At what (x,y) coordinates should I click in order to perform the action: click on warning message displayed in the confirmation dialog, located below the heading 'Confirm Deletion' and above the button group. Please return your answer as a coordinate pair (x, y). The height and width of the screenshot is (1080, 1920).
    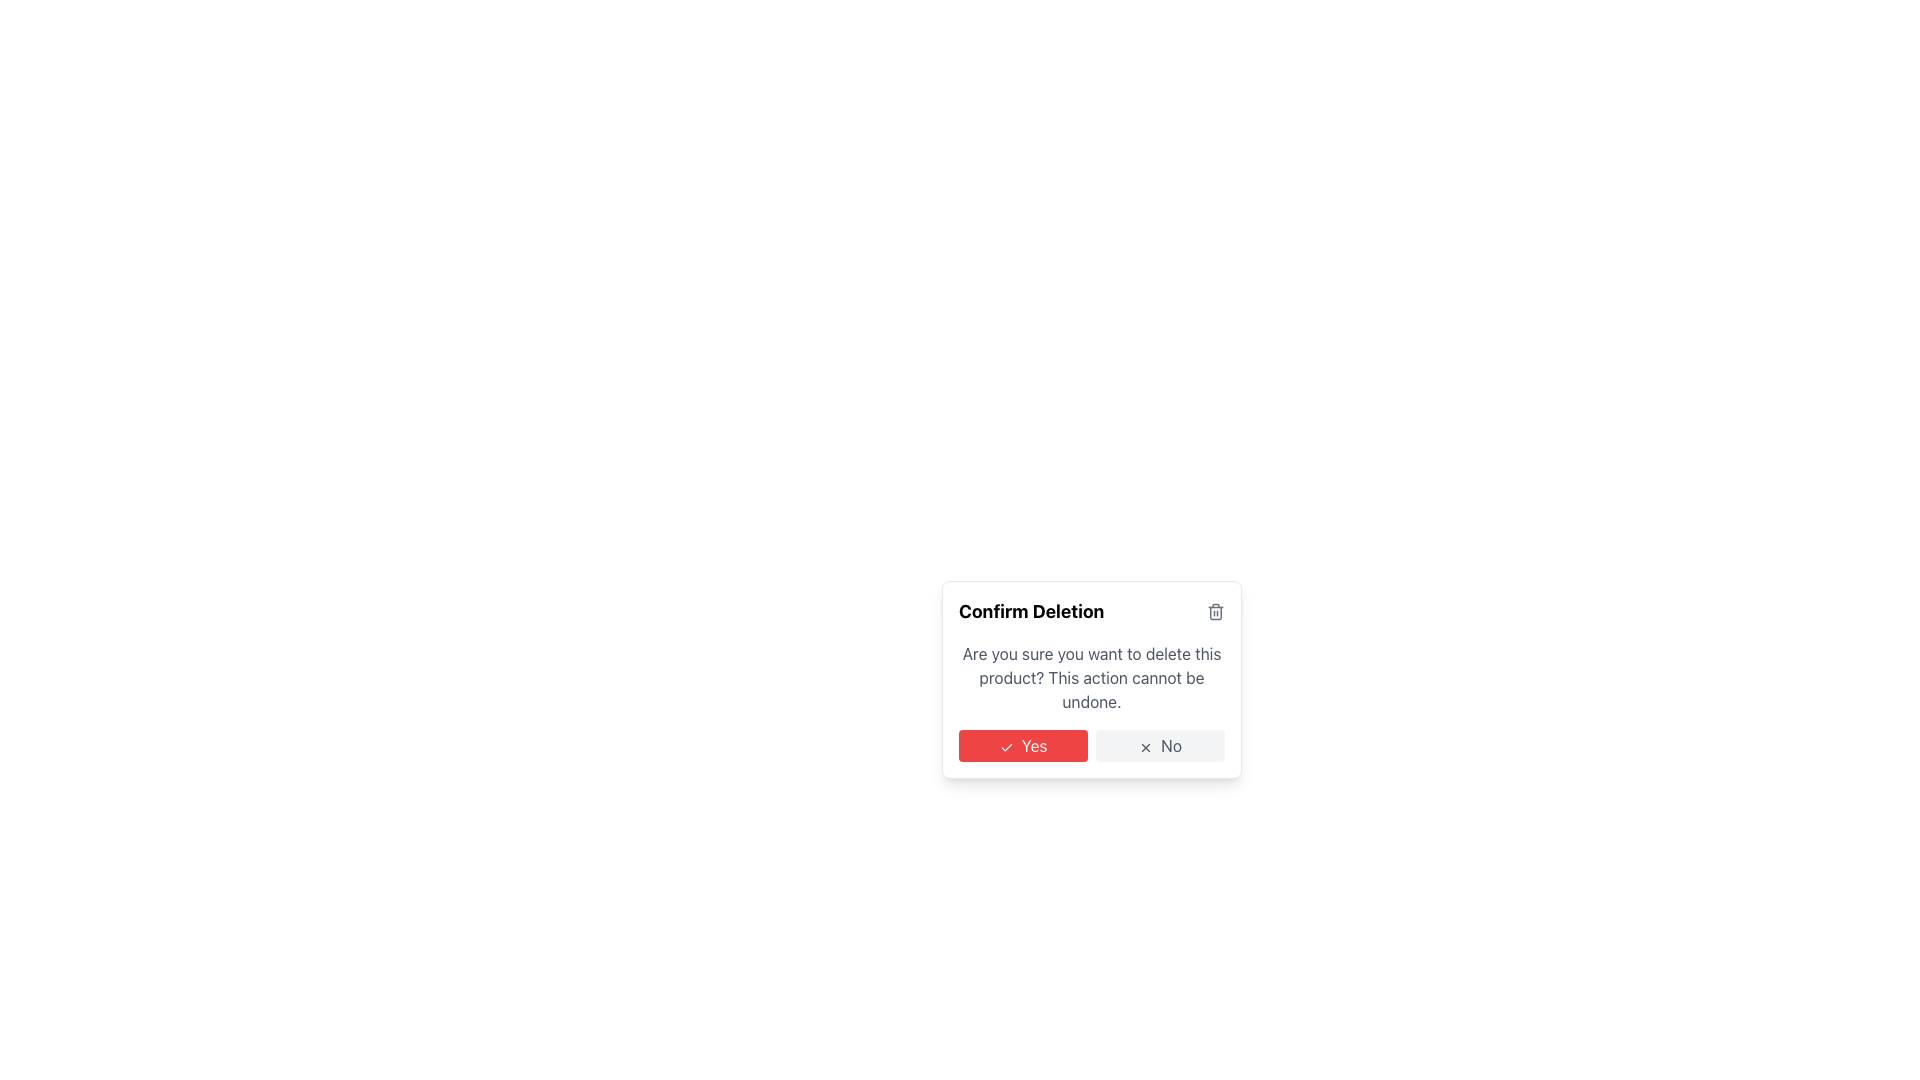
    Looking at the image, I should click on (1090, 677).